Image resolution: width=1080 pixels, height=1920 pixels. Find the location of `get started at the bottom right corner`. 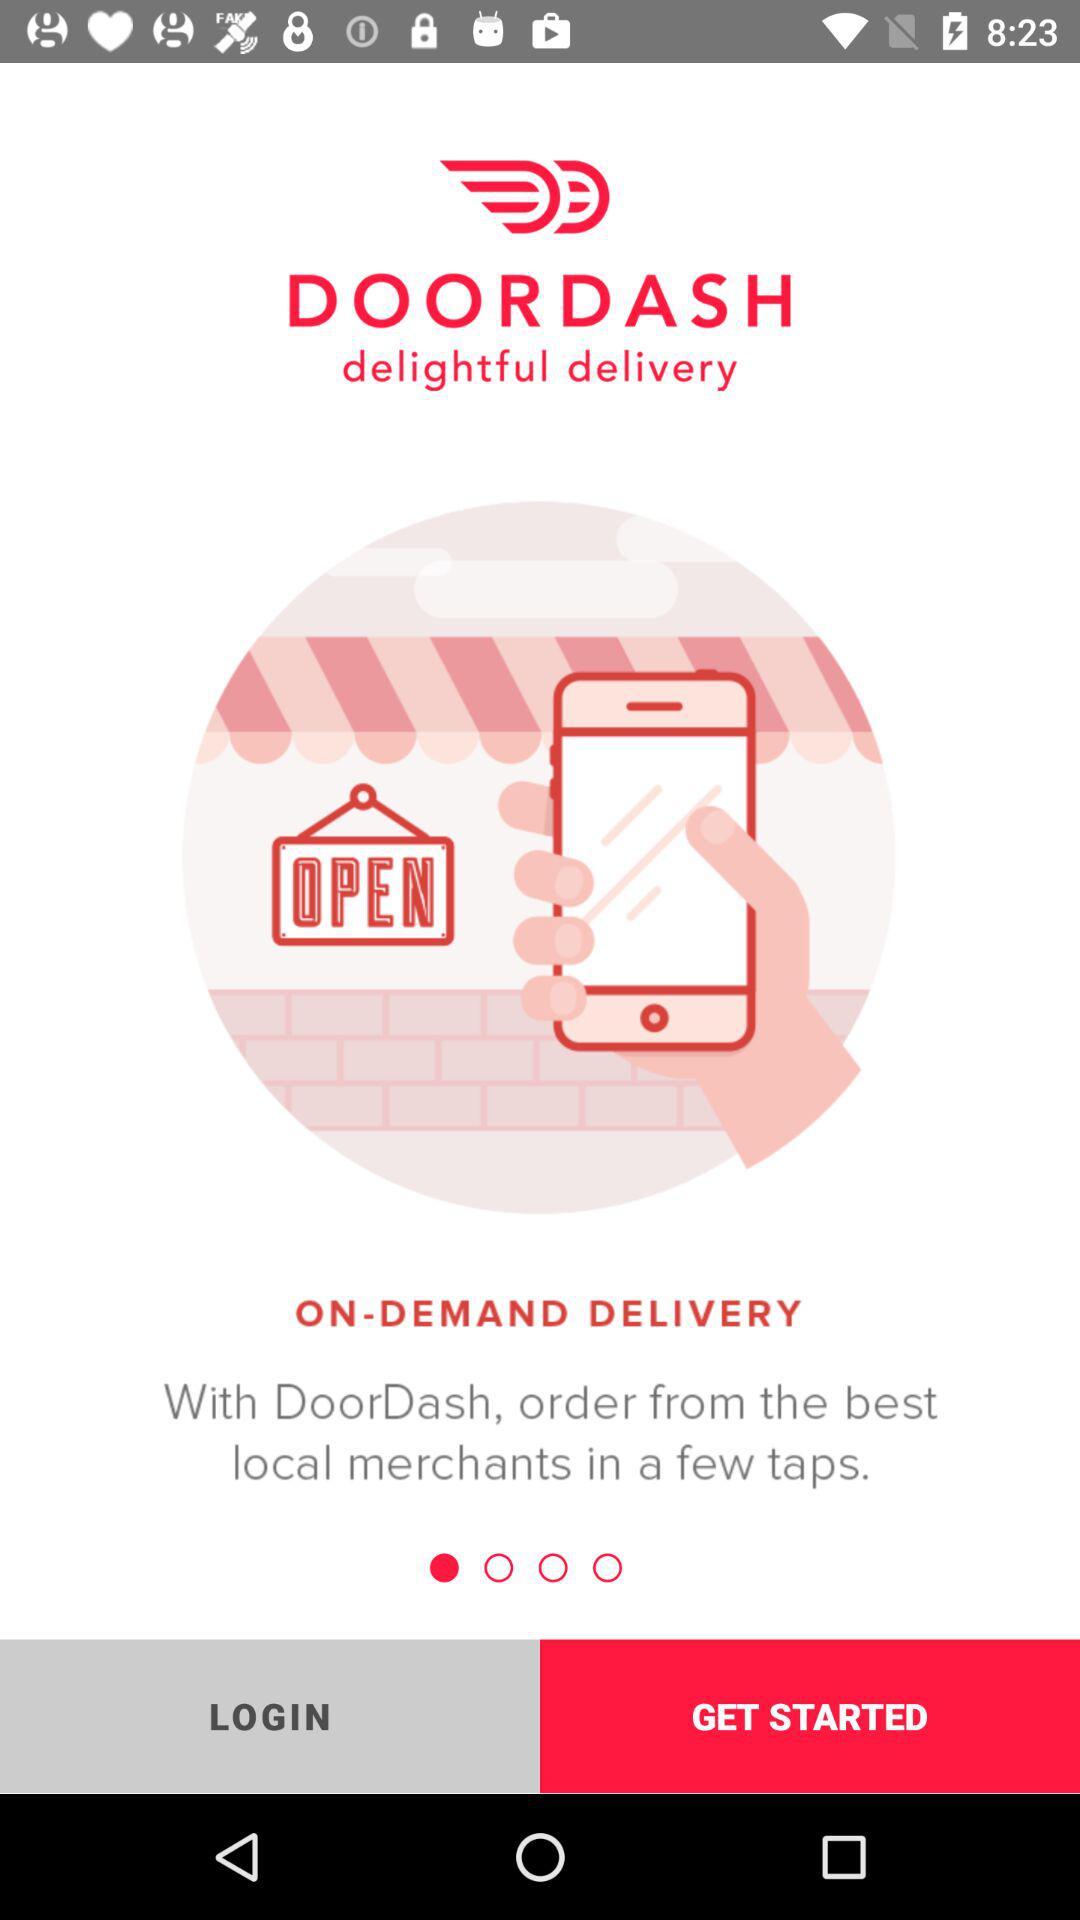

get started at the bottom right corner is located at coordinates (810, 1715).